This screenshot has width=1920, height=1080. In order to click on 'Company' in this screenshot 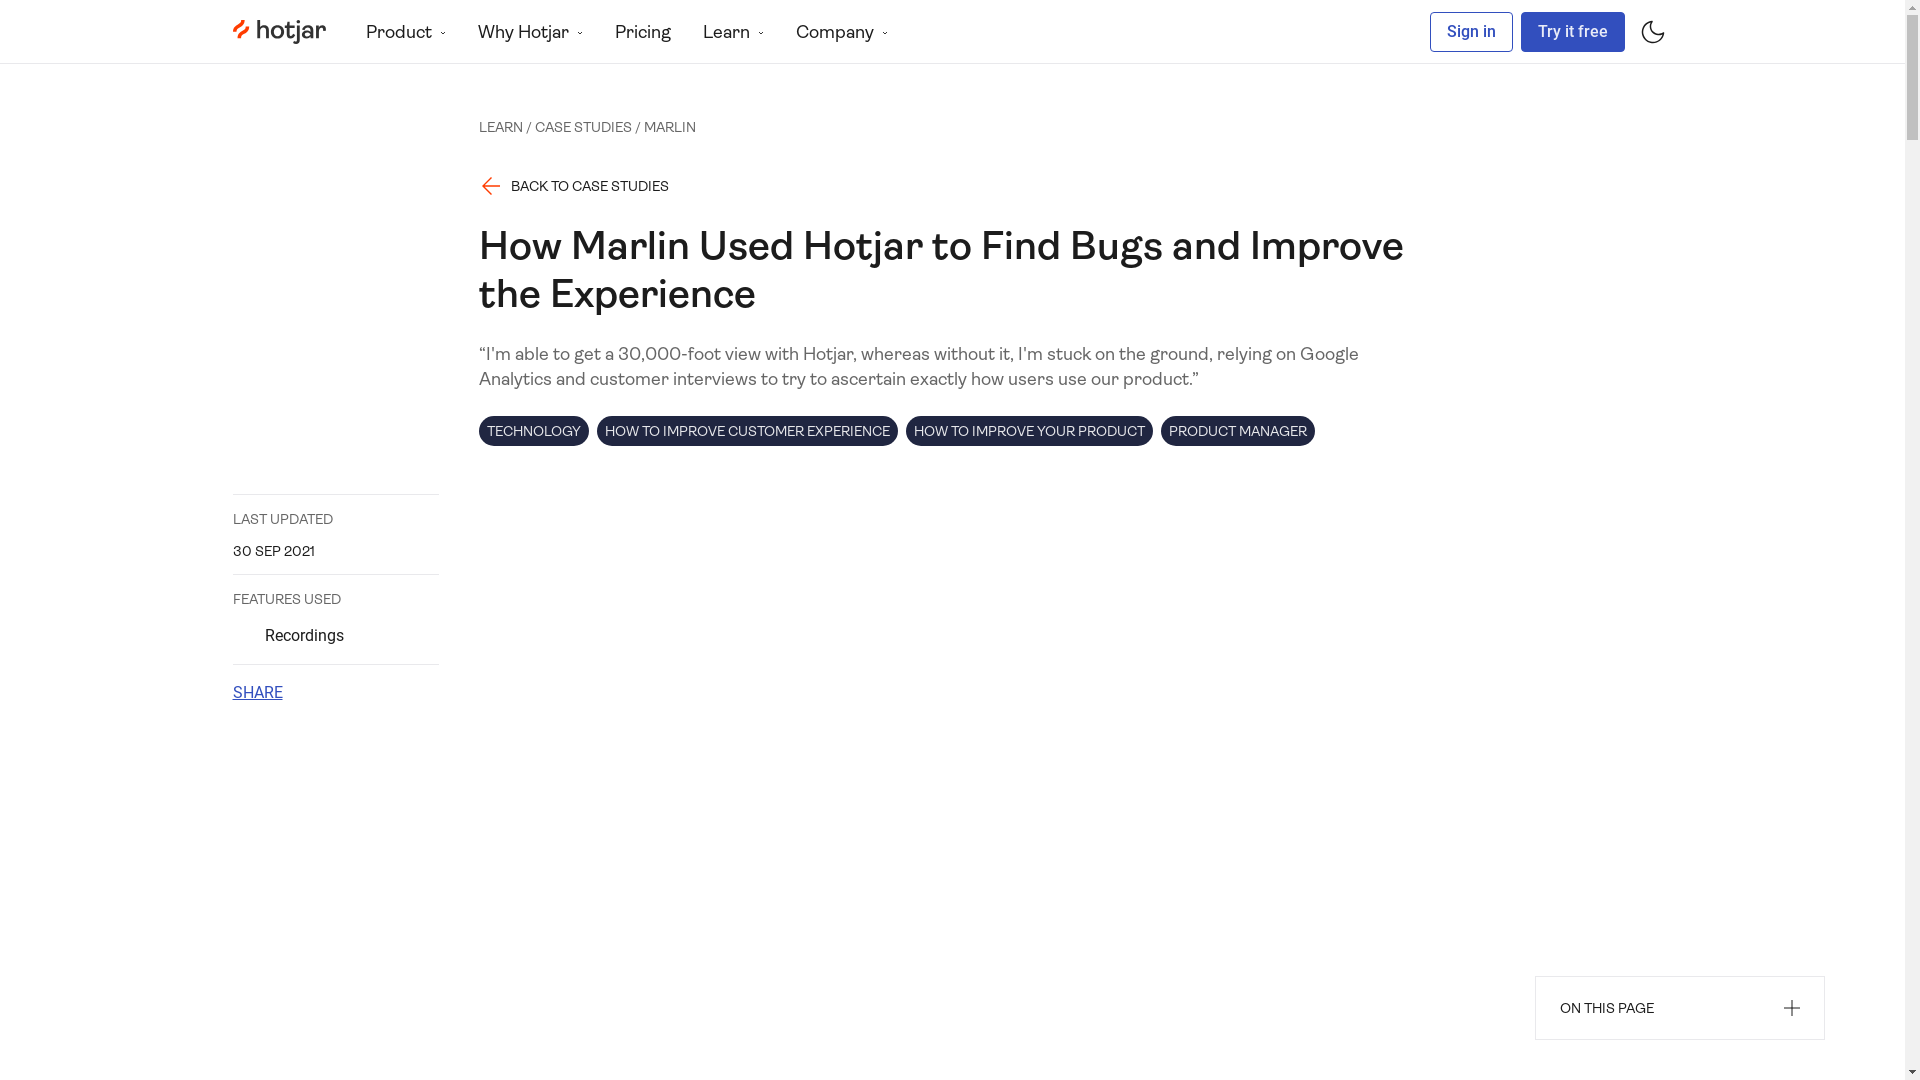, I will do `click(841, 31)`.